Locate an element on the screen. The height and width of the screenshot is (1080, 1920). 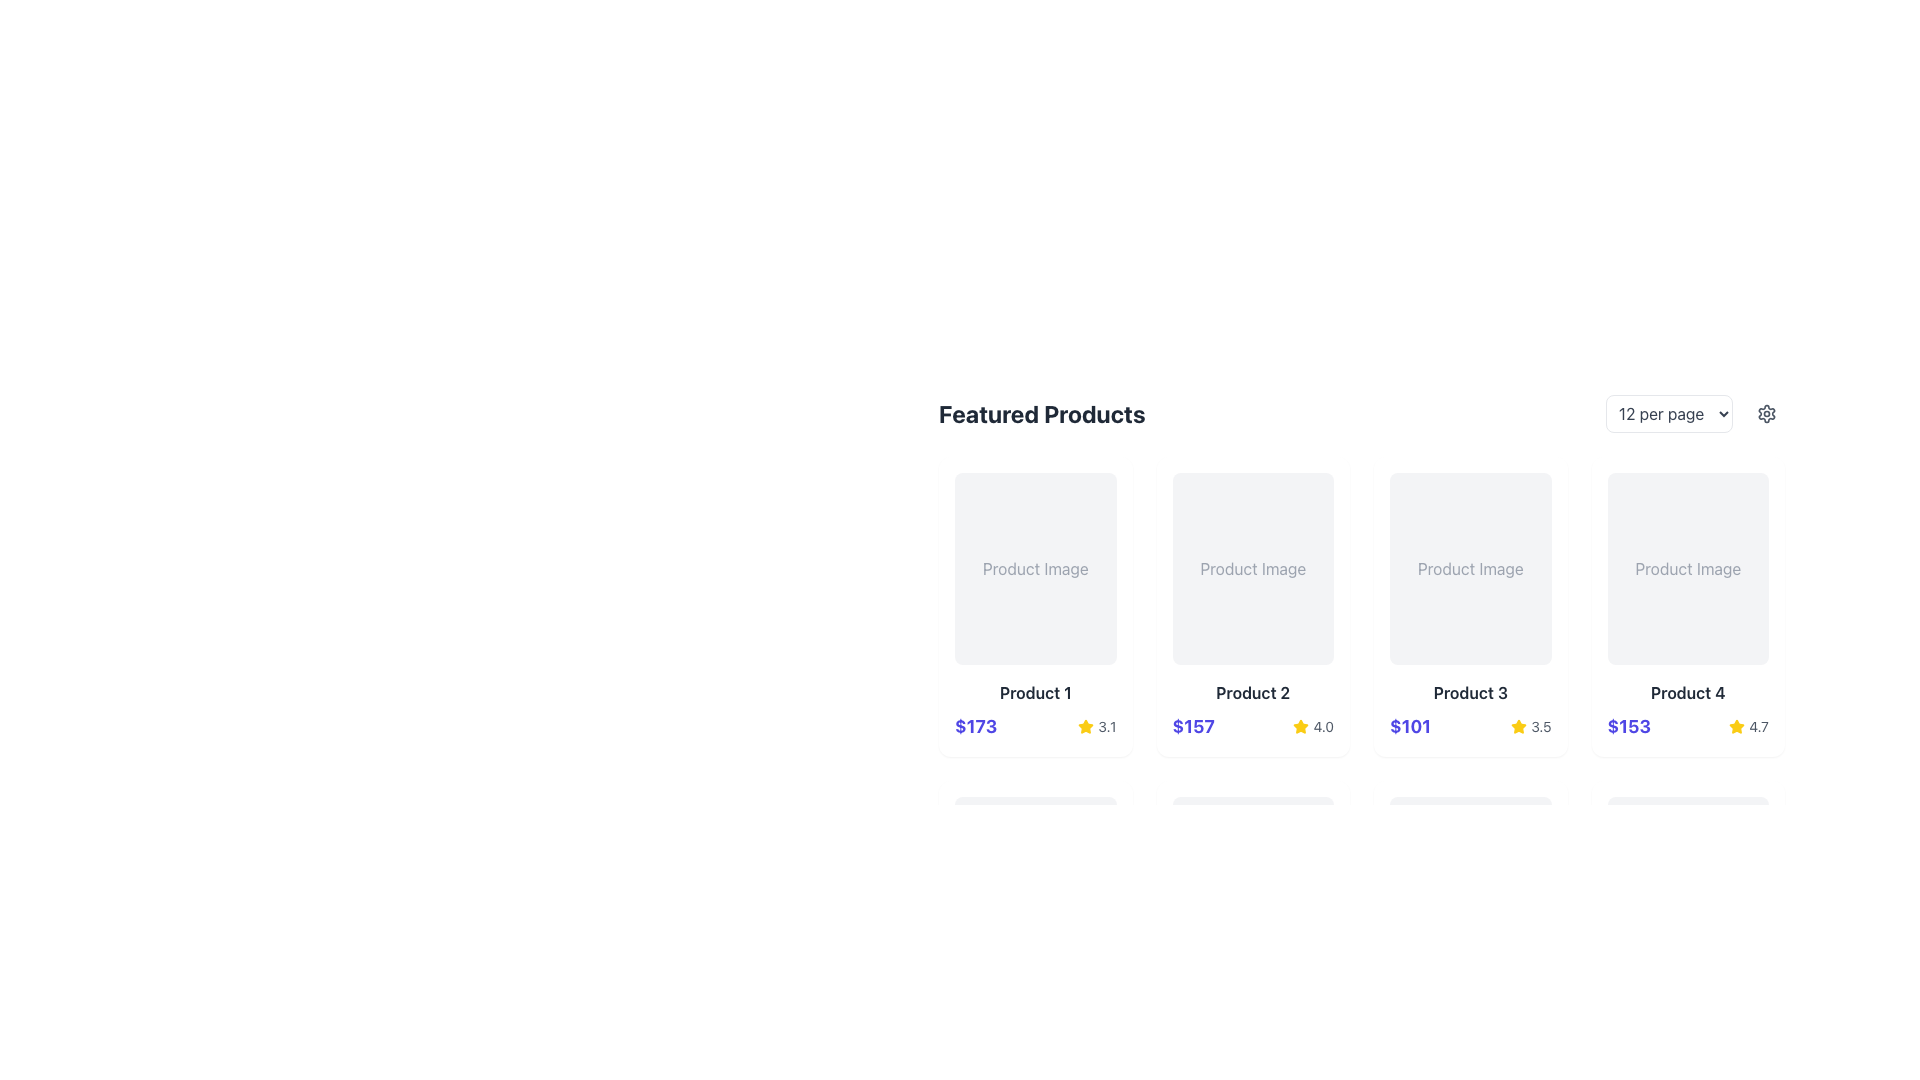
the Text label located in the third product card of the featured products list, which serves as the title for the product is located at coordinates (1470, 692).